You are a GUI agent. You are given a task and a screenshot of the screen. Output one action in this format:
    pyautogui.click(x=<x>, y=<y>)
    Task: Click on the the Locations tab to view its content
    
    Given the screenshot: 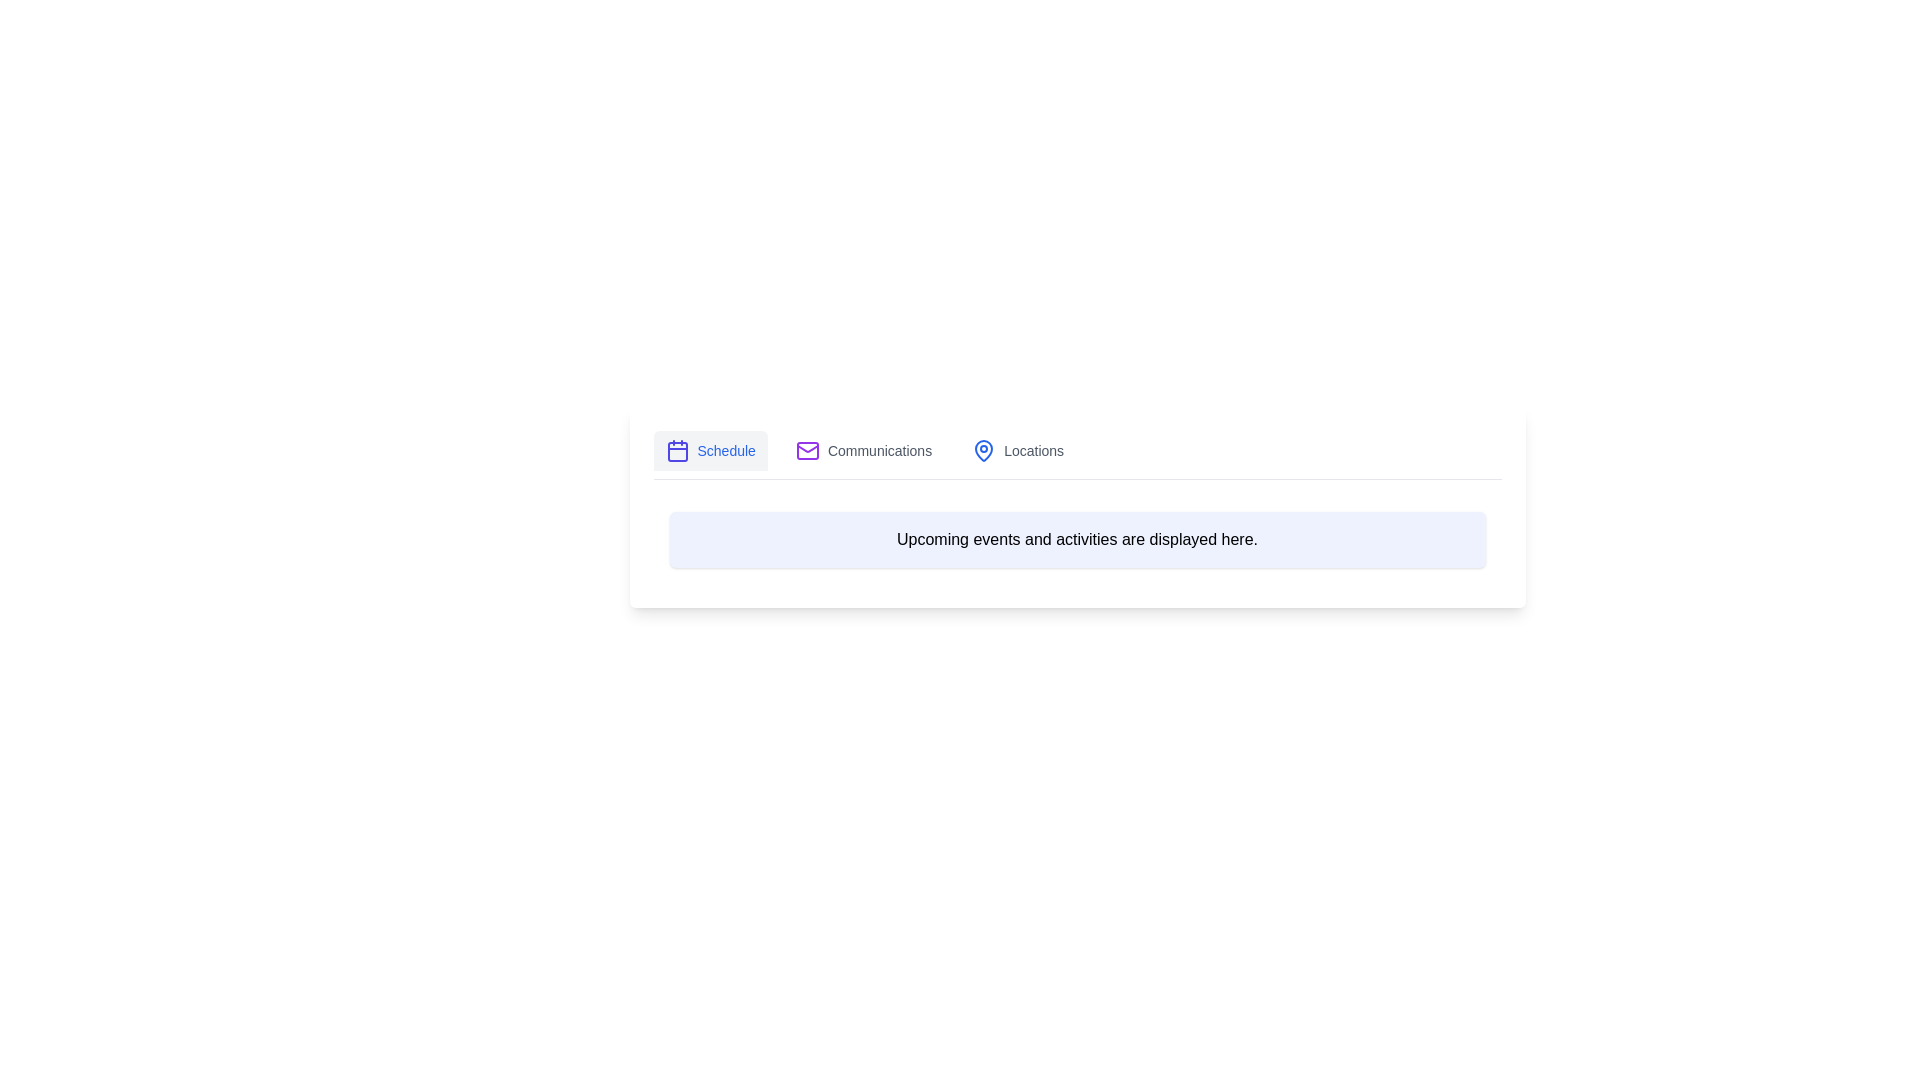 What is the action you would take?
    pyautogui.click(x=1017, y=451)
    